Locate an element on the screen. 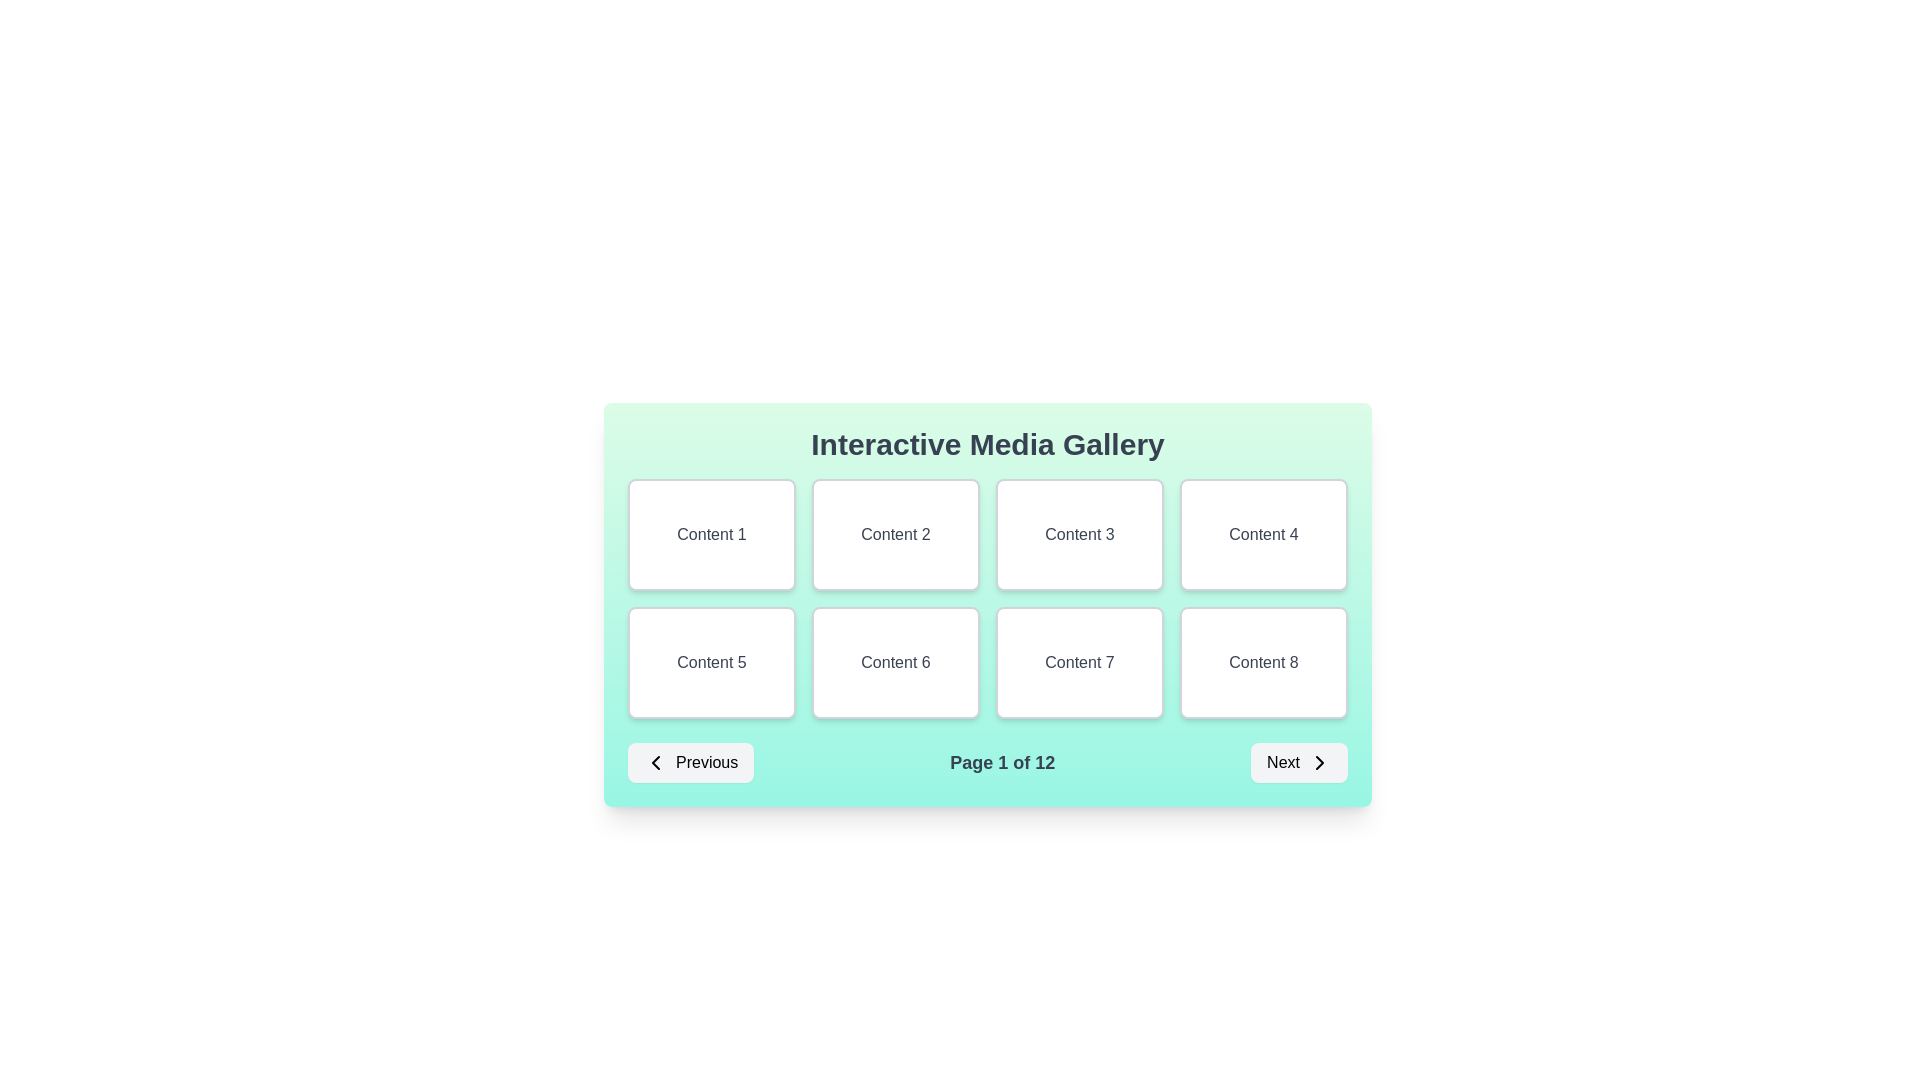 The width and height of the screenshot is (1920, 1080). the 'Content 6' button, which is a rectangular button with rounded corners, a white background, and gray text, located in the second grid row and second column of a 4x2 grid layout is located at coordinates (895, 663).